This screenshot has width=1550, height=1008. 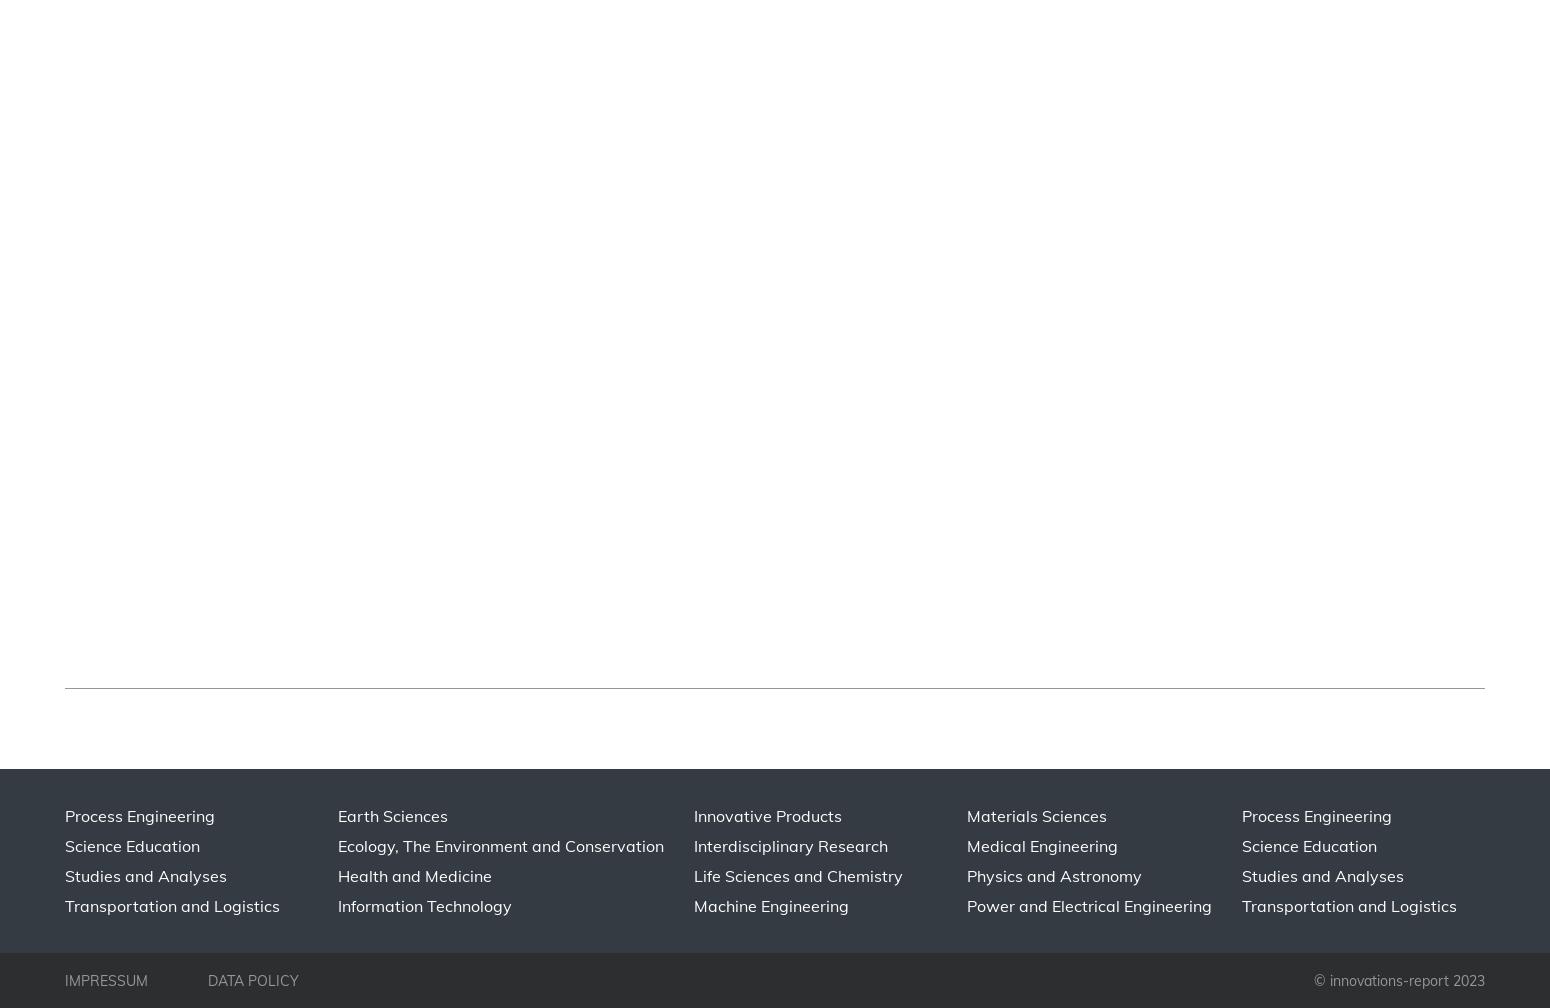 What do you see at coordinates (414, 875) in the screenshot?
I see `'Health and Medicine'` at bounding box center [414, 875].